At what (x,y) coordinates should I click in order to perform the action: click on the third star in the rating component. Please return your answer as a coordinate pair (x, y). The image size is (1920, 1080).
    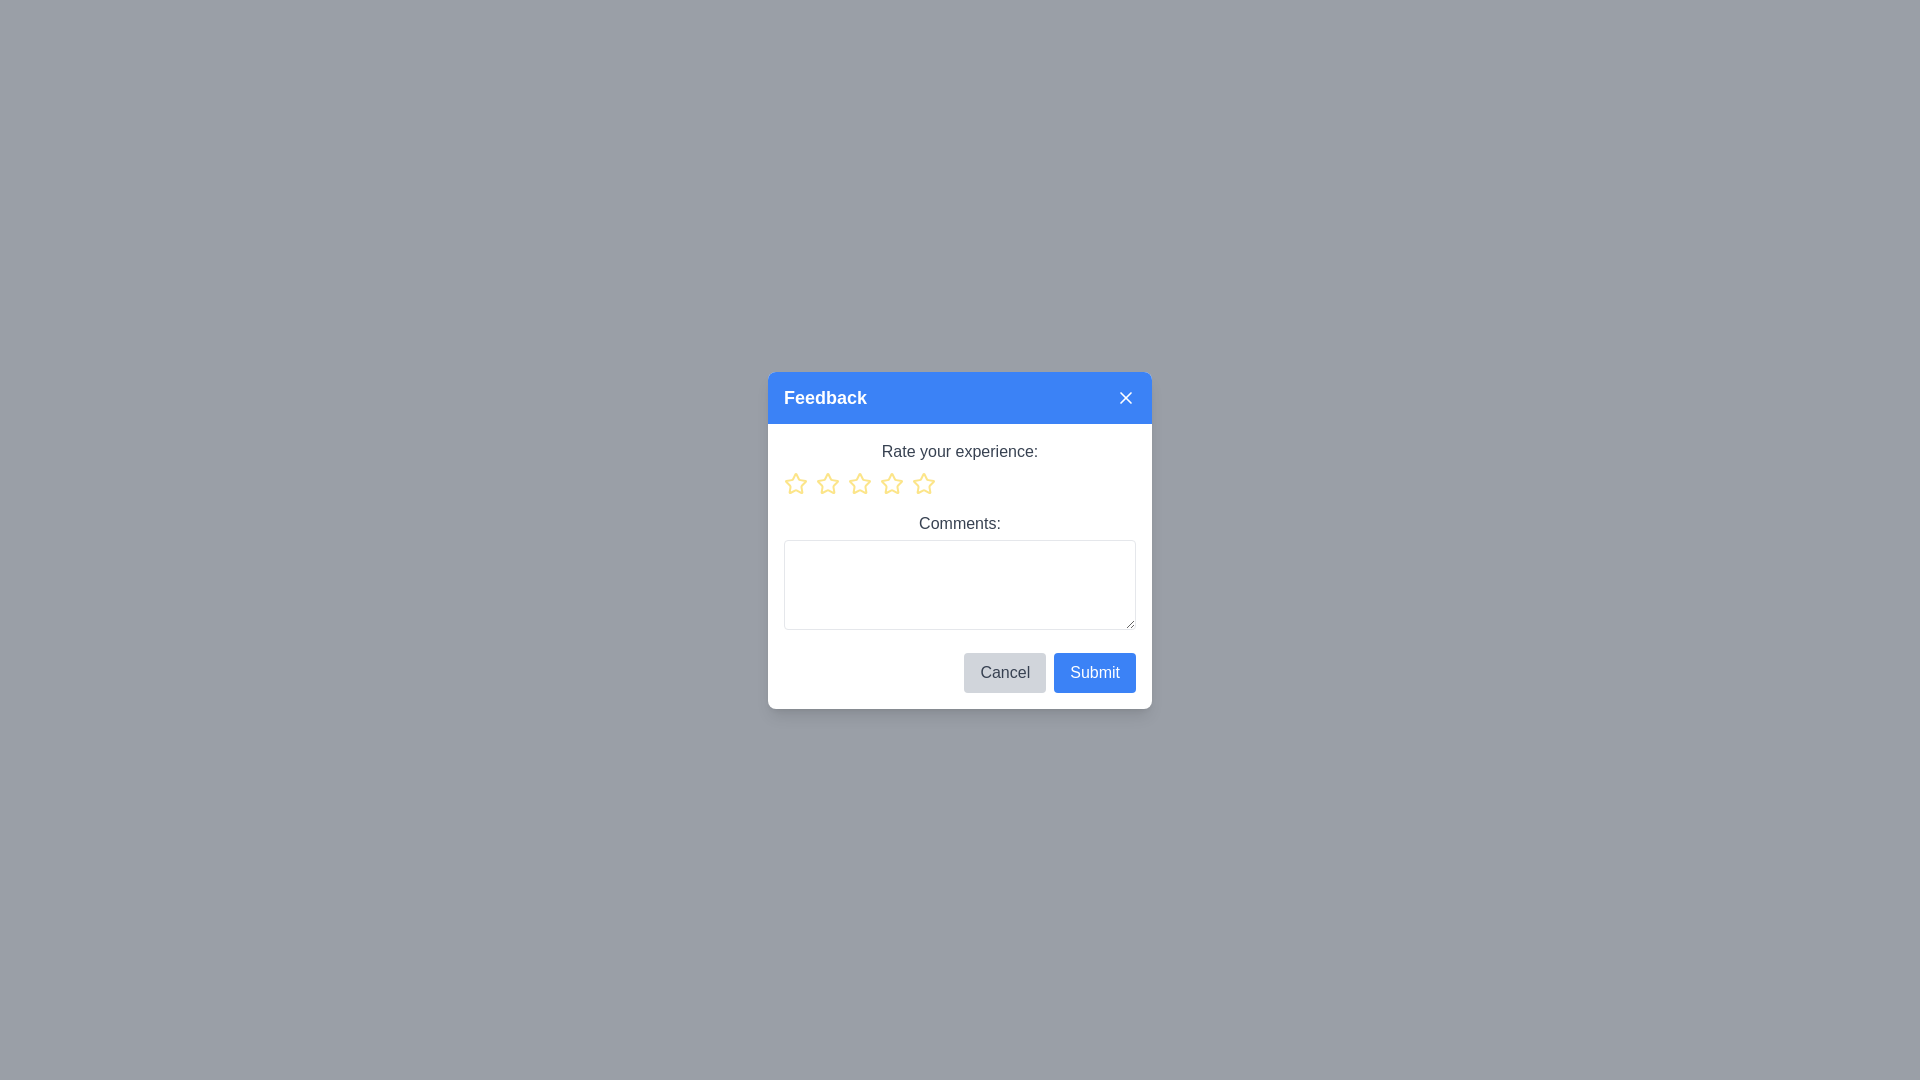
    Looking at the image, I should click on (859, 483).